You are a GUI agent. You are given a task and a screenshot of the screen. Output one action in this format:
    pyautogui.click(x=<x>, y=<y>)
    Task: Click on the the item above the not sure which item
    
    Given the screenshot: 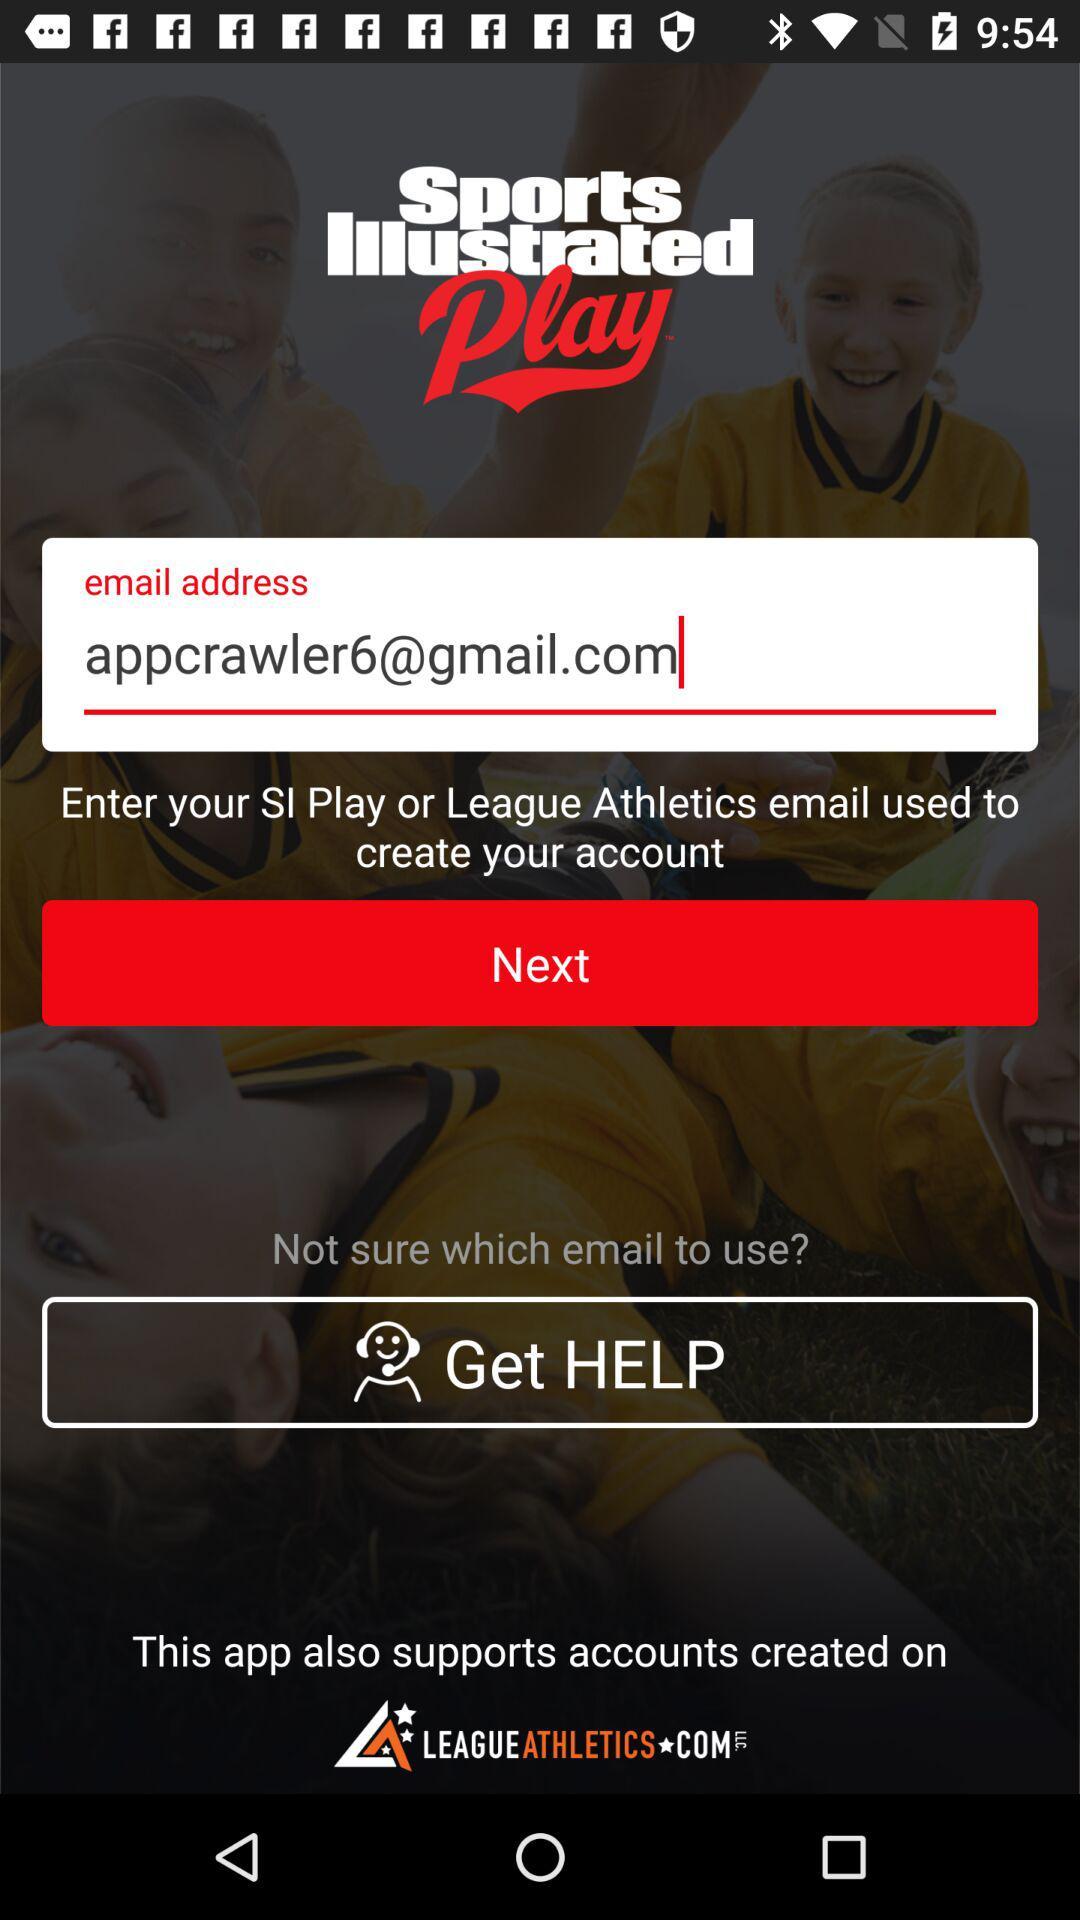 What is the action you would take?
    pyautogui.click(x=540, y=963)
    